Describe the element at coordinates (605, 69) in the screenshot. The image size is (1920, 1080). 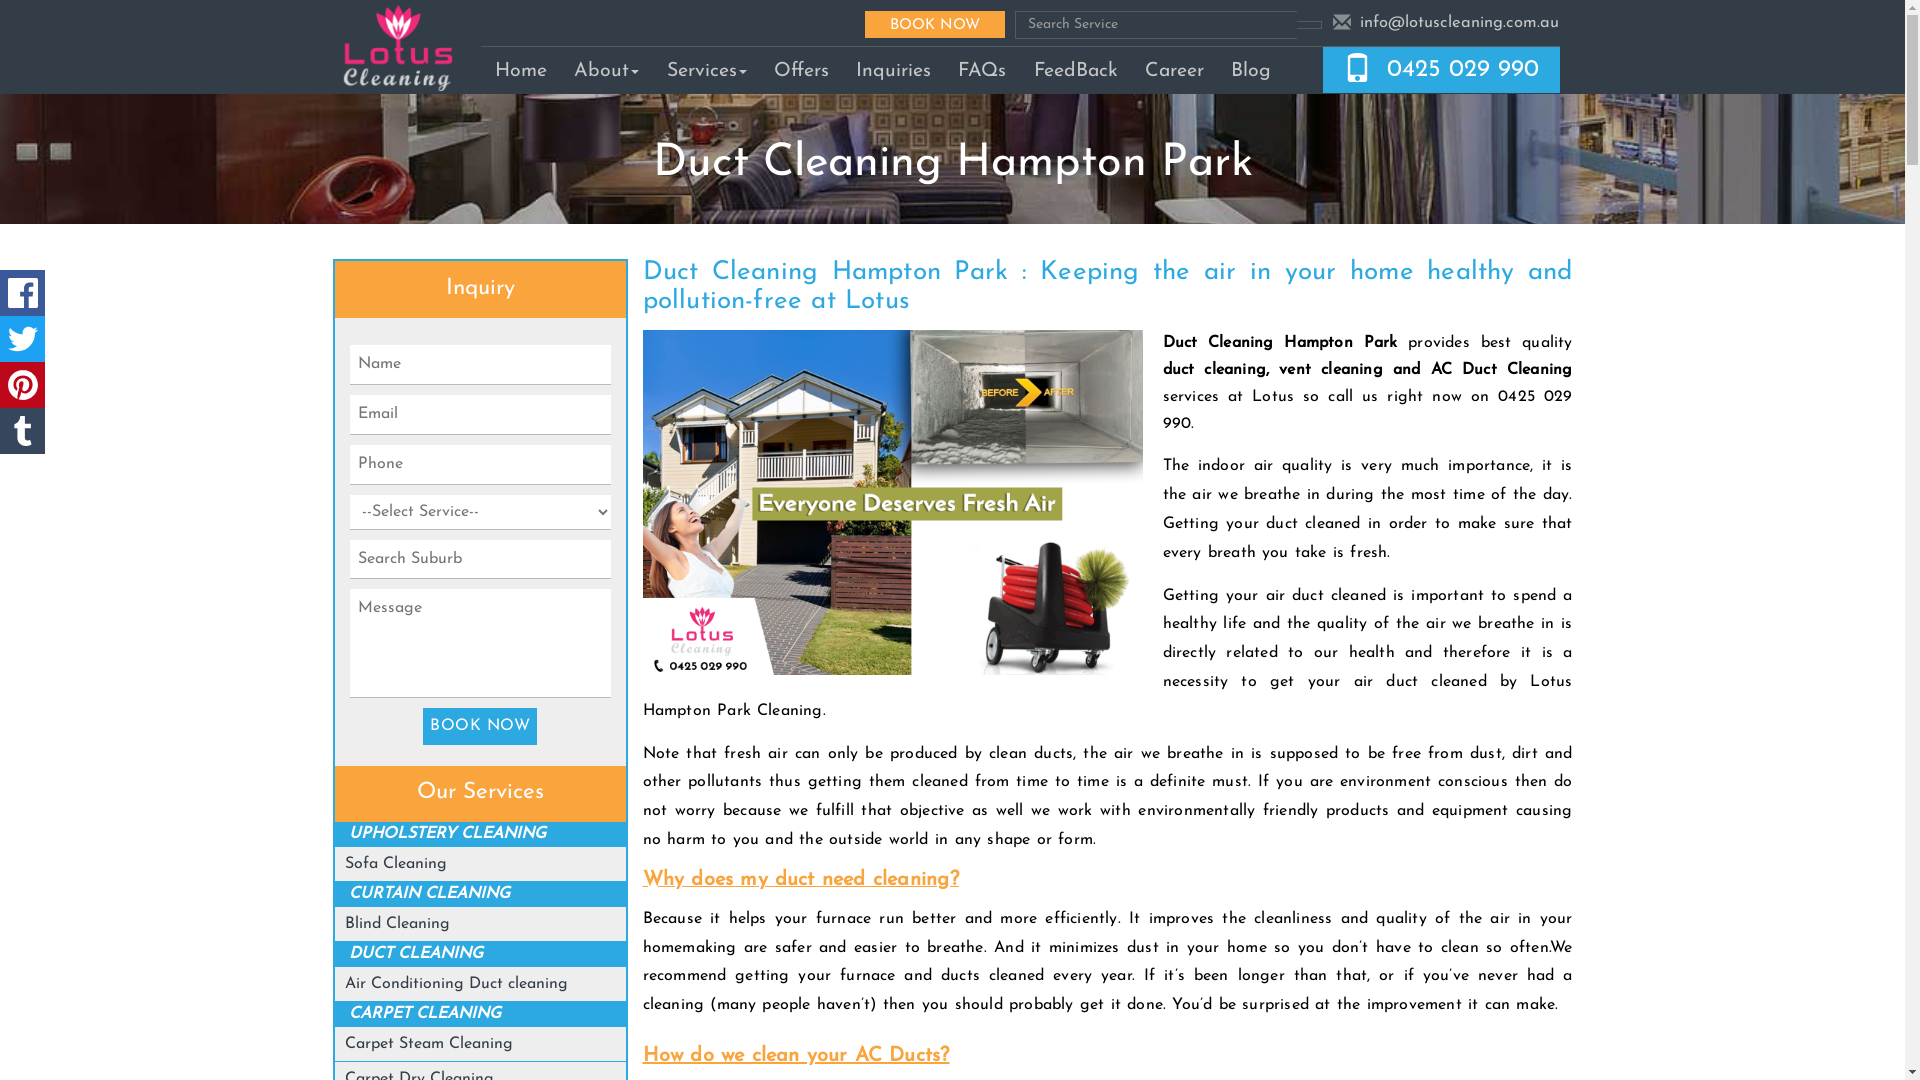
I see `'About'` at that location.